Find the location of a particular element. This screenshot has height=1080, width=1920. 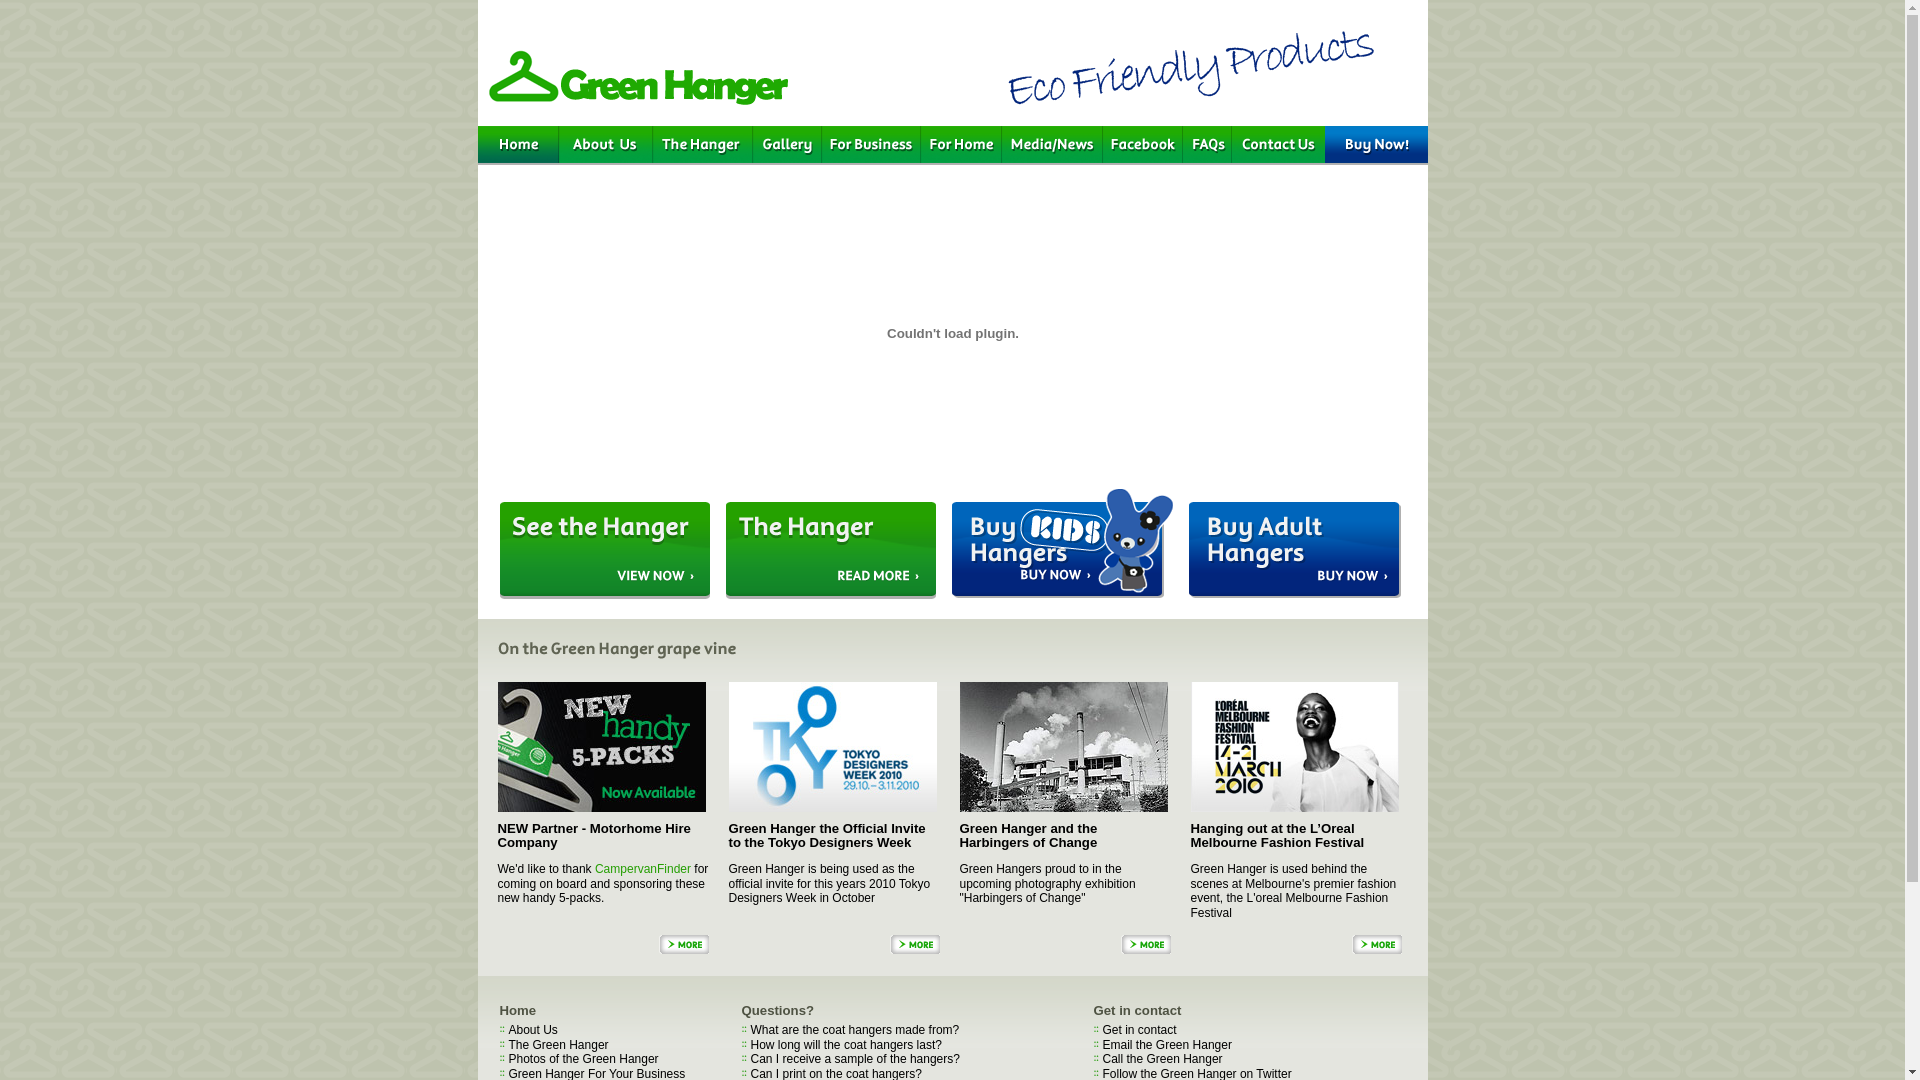

'Get in contact' is located at coordinates (1138, 1029).